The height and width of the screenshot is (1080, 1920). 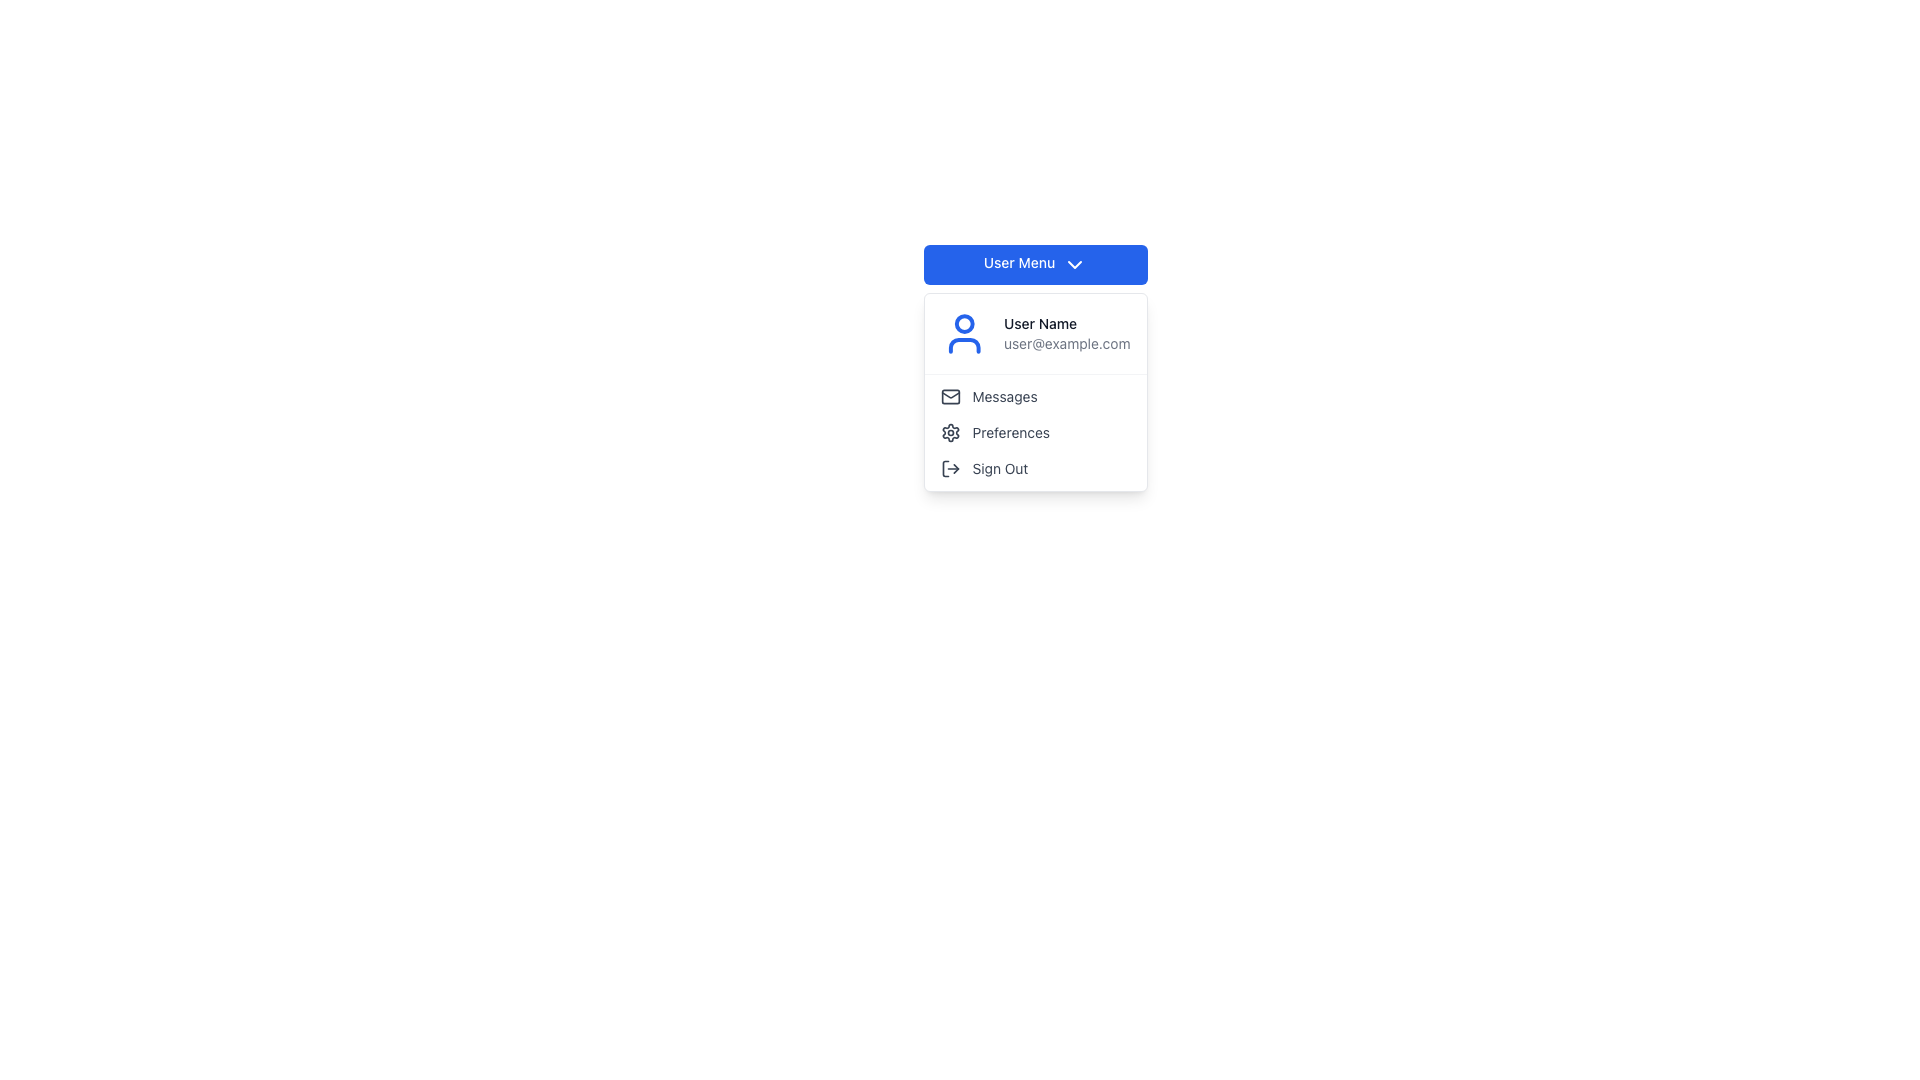 I want to click on the 'Messages' hyperlink with an envelope icon, so click(x=1035, y=397).